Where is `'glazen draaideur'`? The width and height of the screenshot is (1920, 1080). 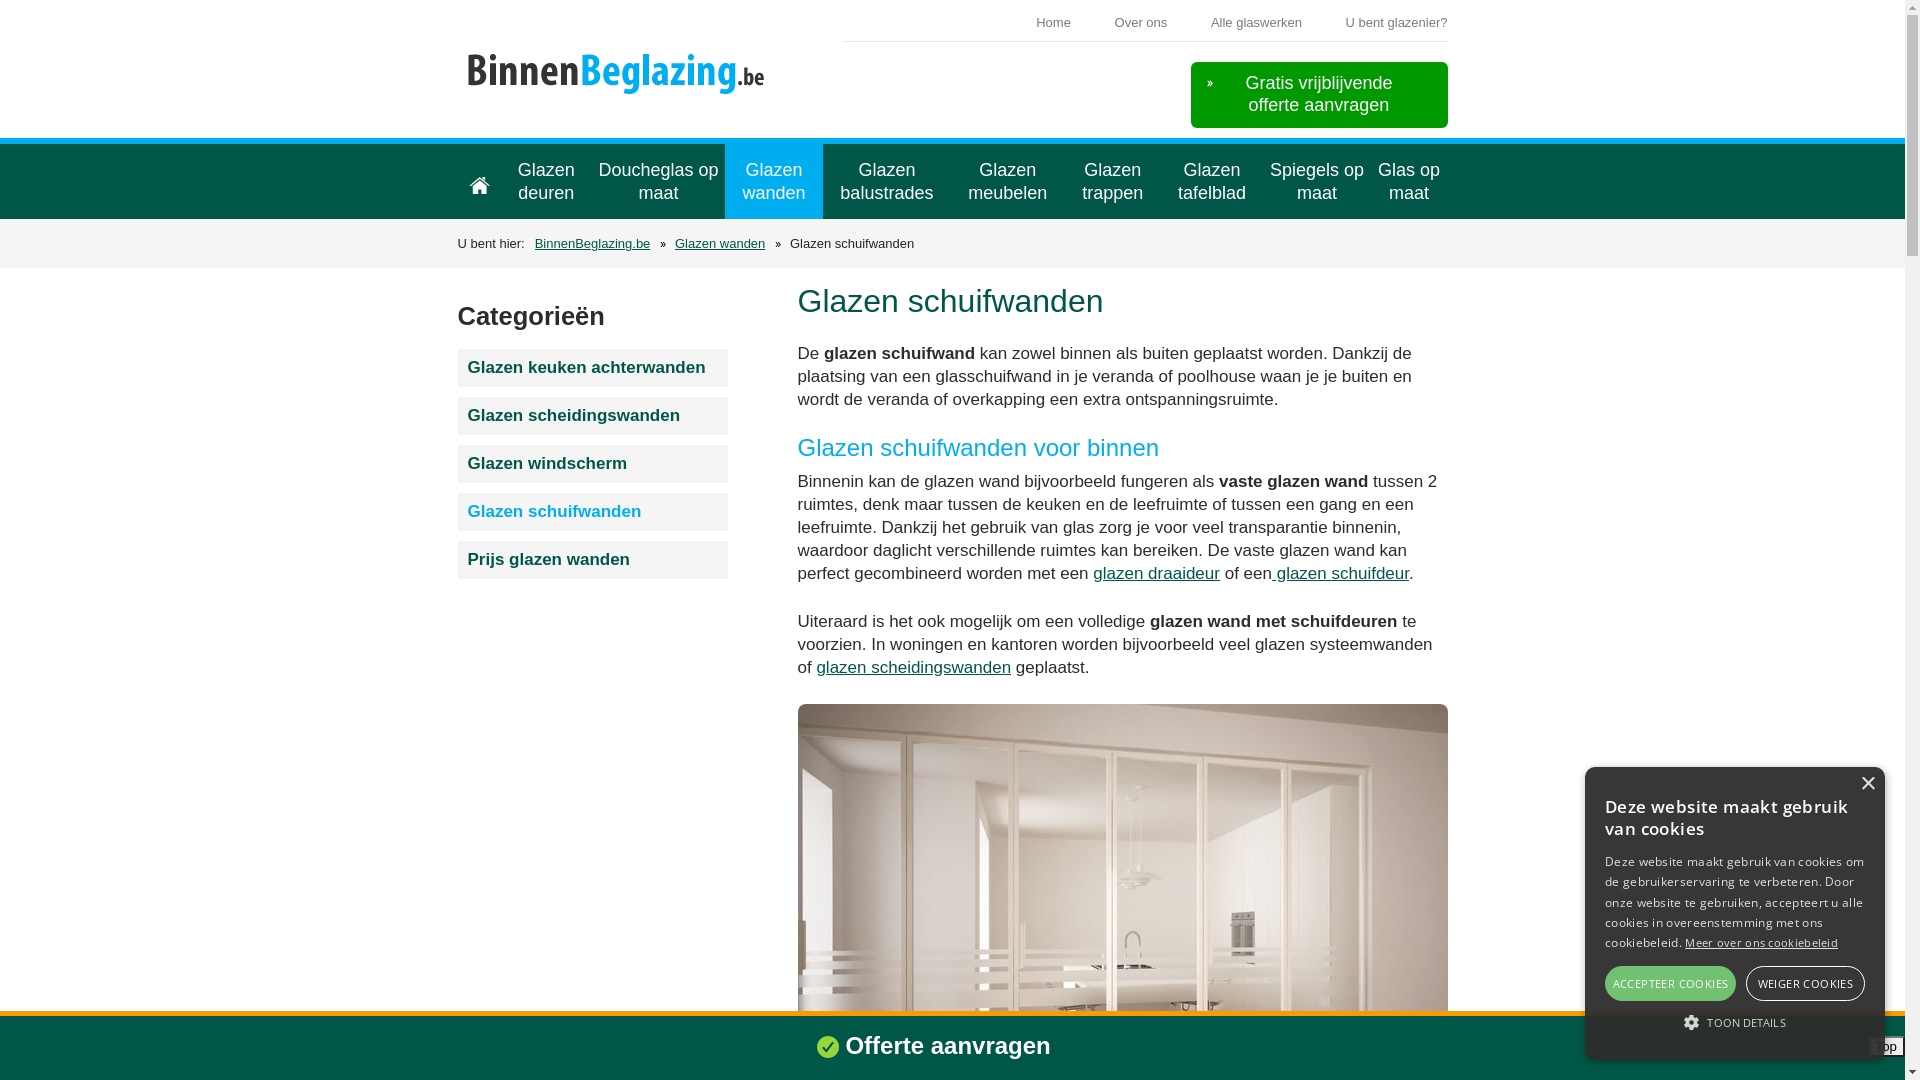 'glazen draaideur' is located at coordinates (1092, 573).